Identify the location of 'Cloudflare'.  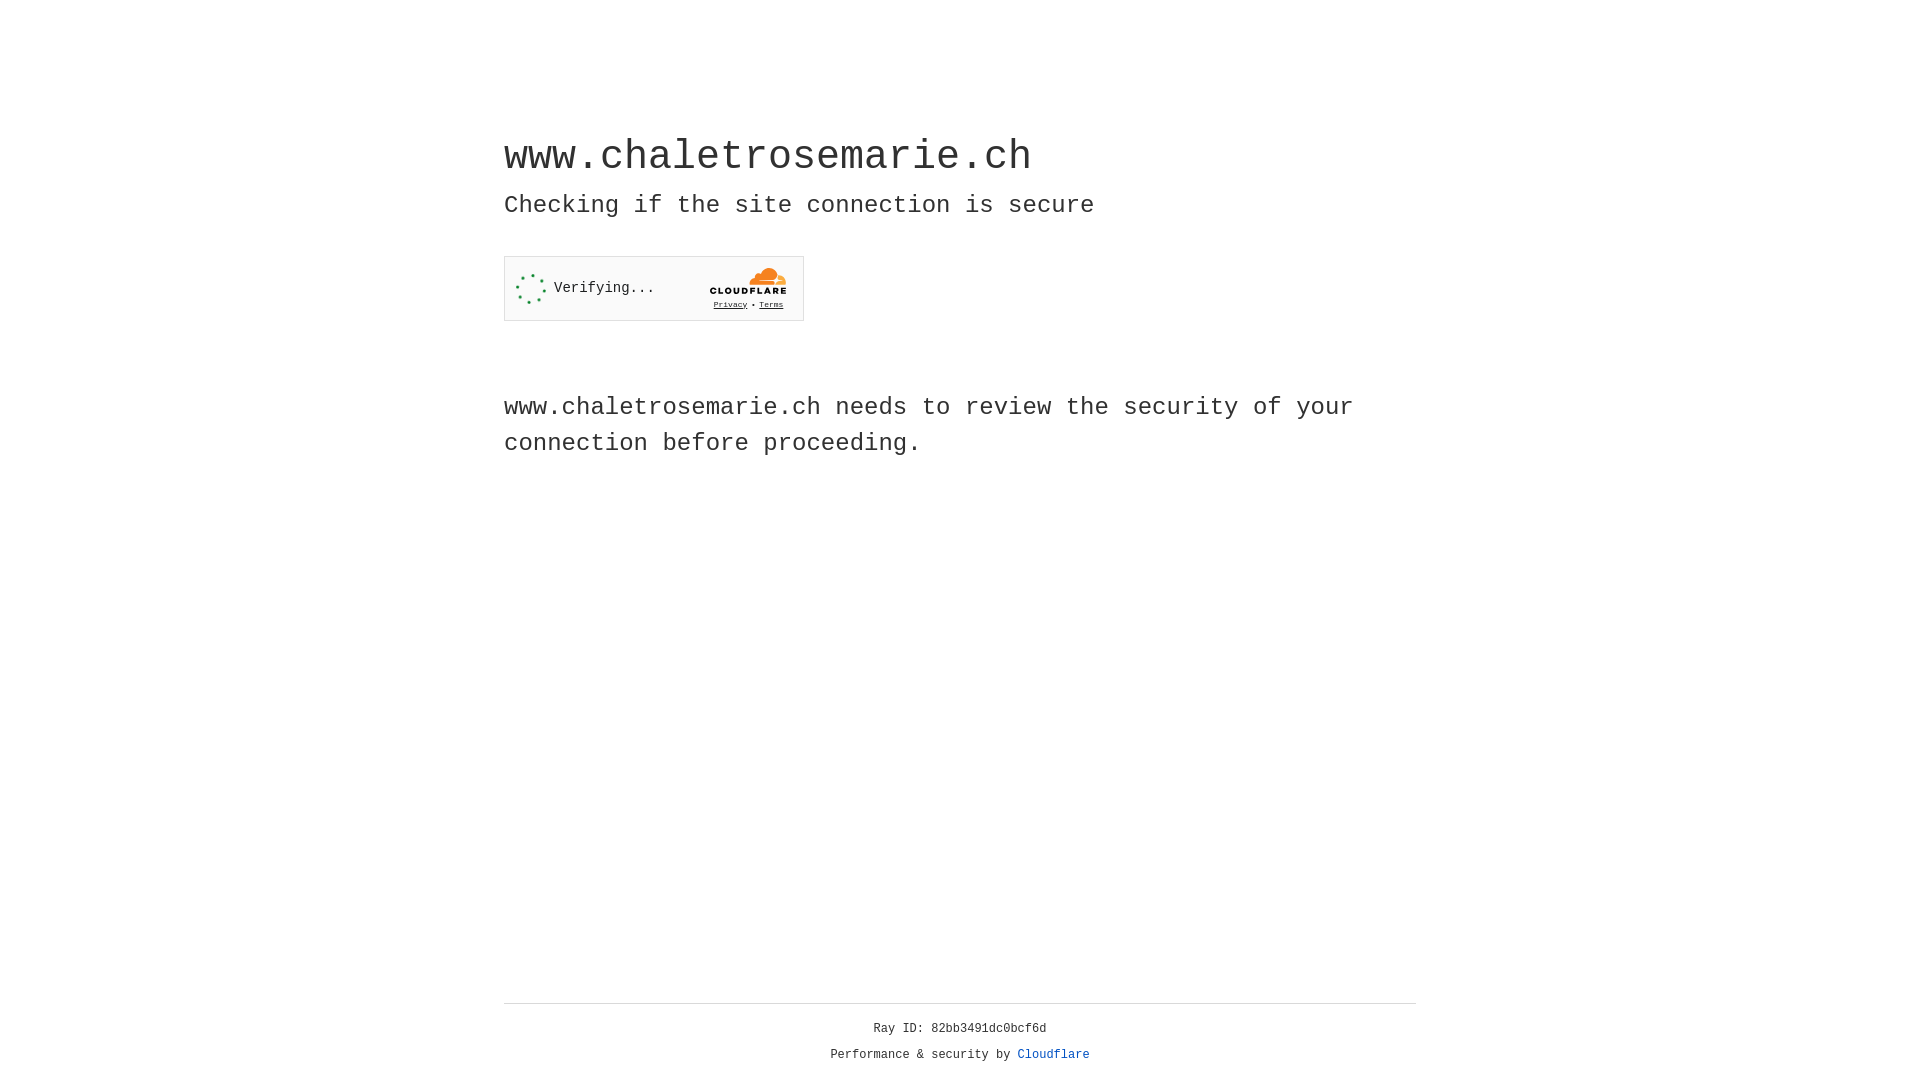
(1053, 1054).